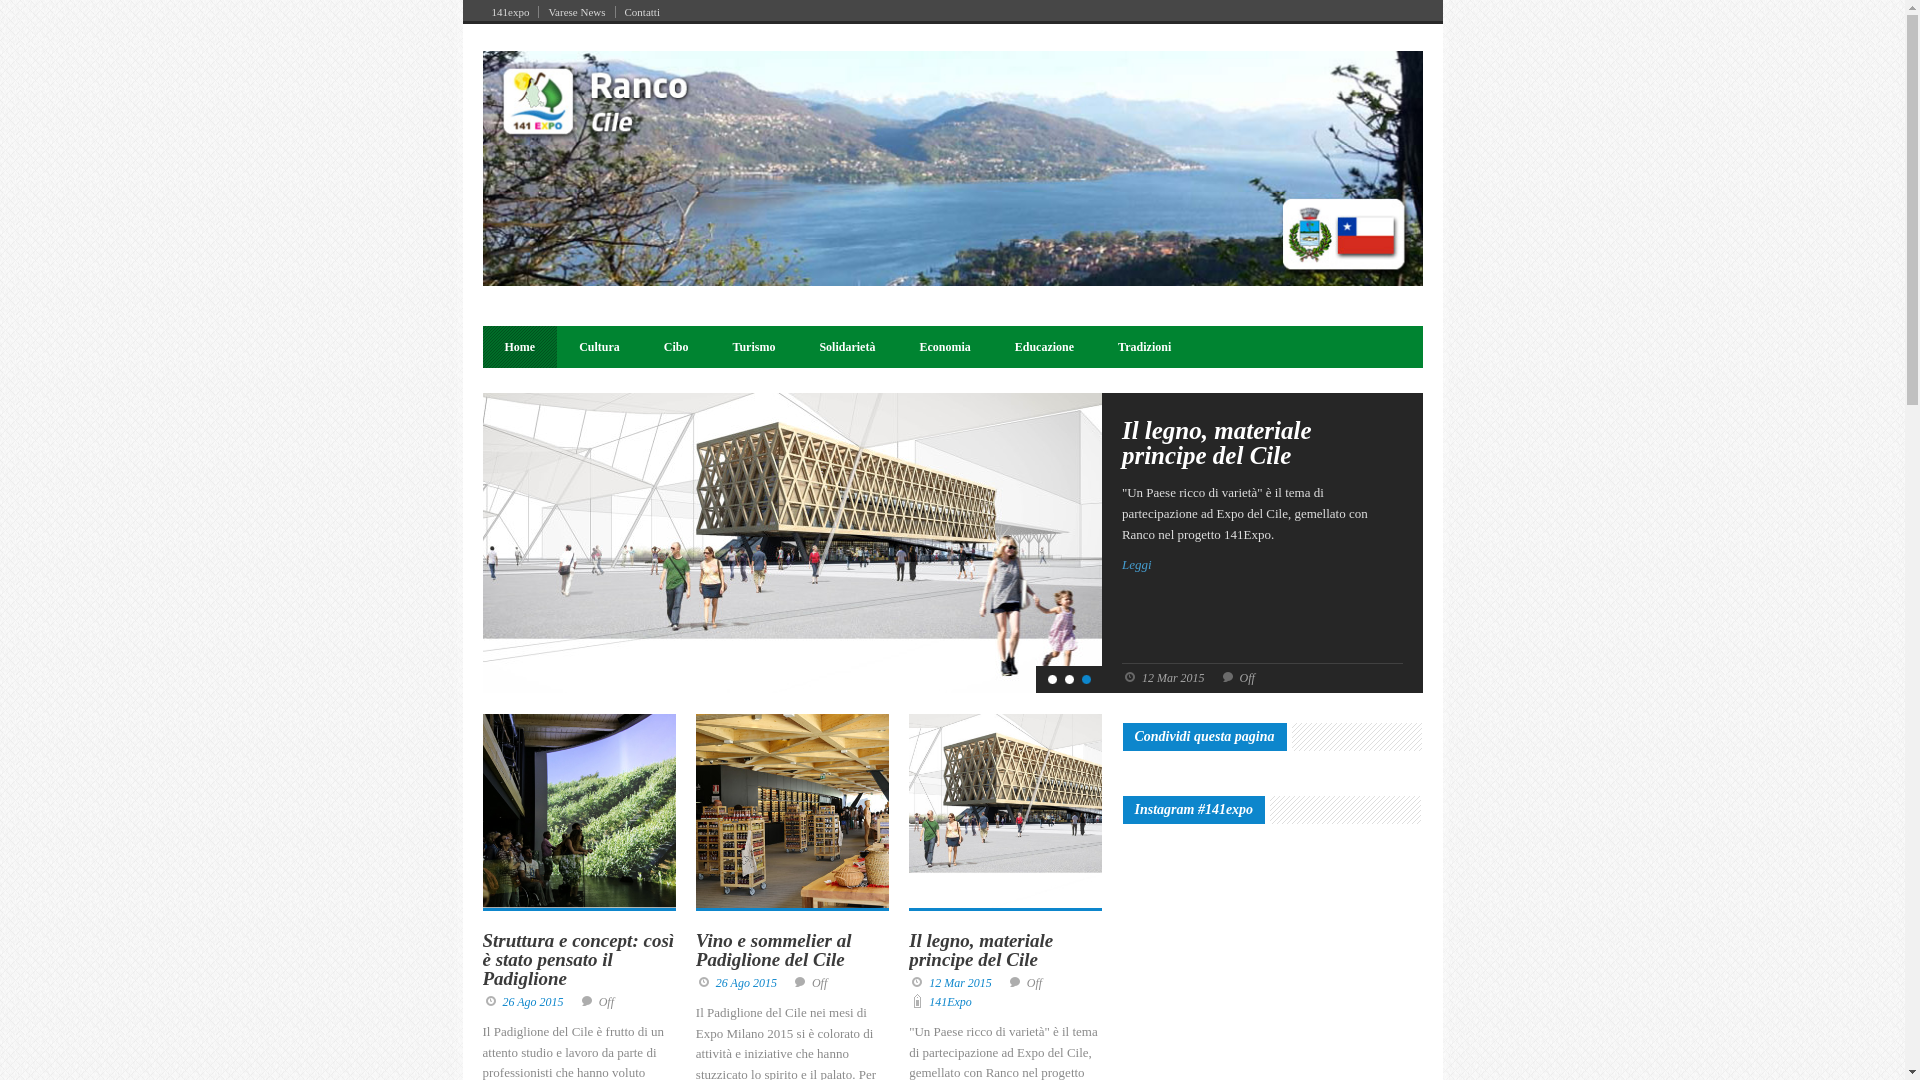  I want to click on 'Vino e sommelier al Padiglione del Cile', so click(772, 948).